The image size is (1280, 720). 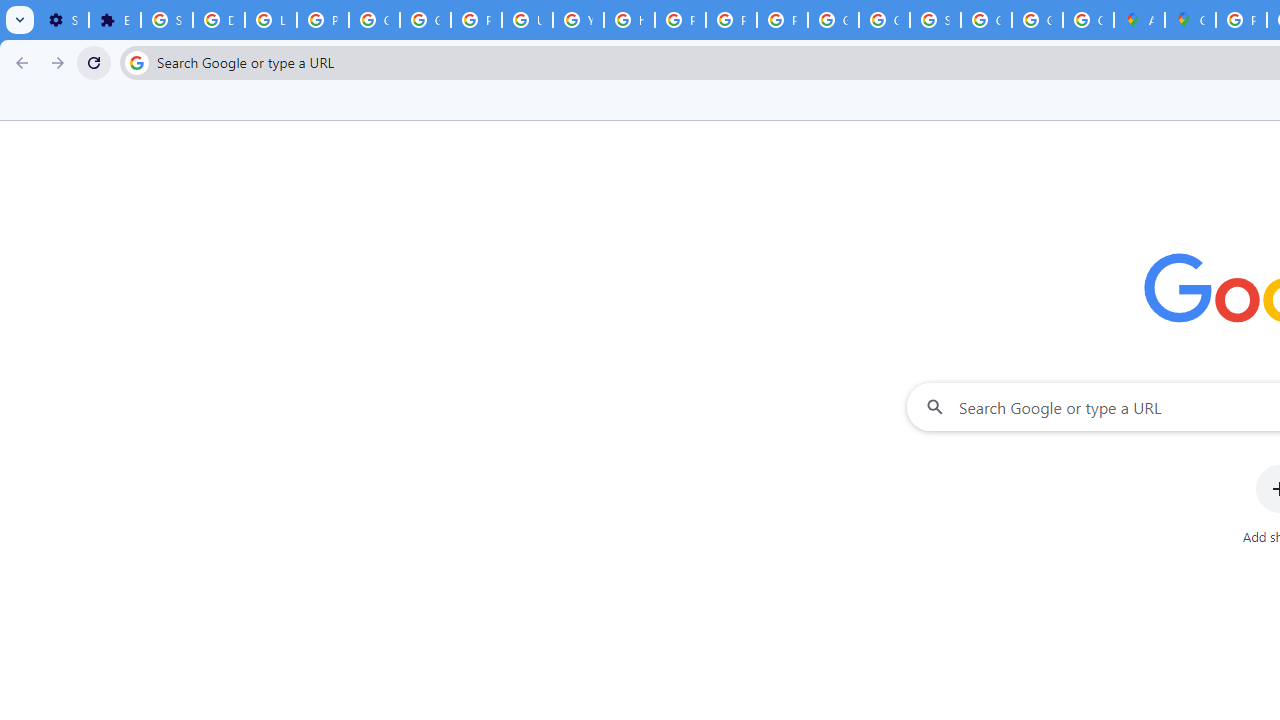 I want to click on 'Policy Accountability and Transparency - Transparency Center', so click(x=1240, y=20).